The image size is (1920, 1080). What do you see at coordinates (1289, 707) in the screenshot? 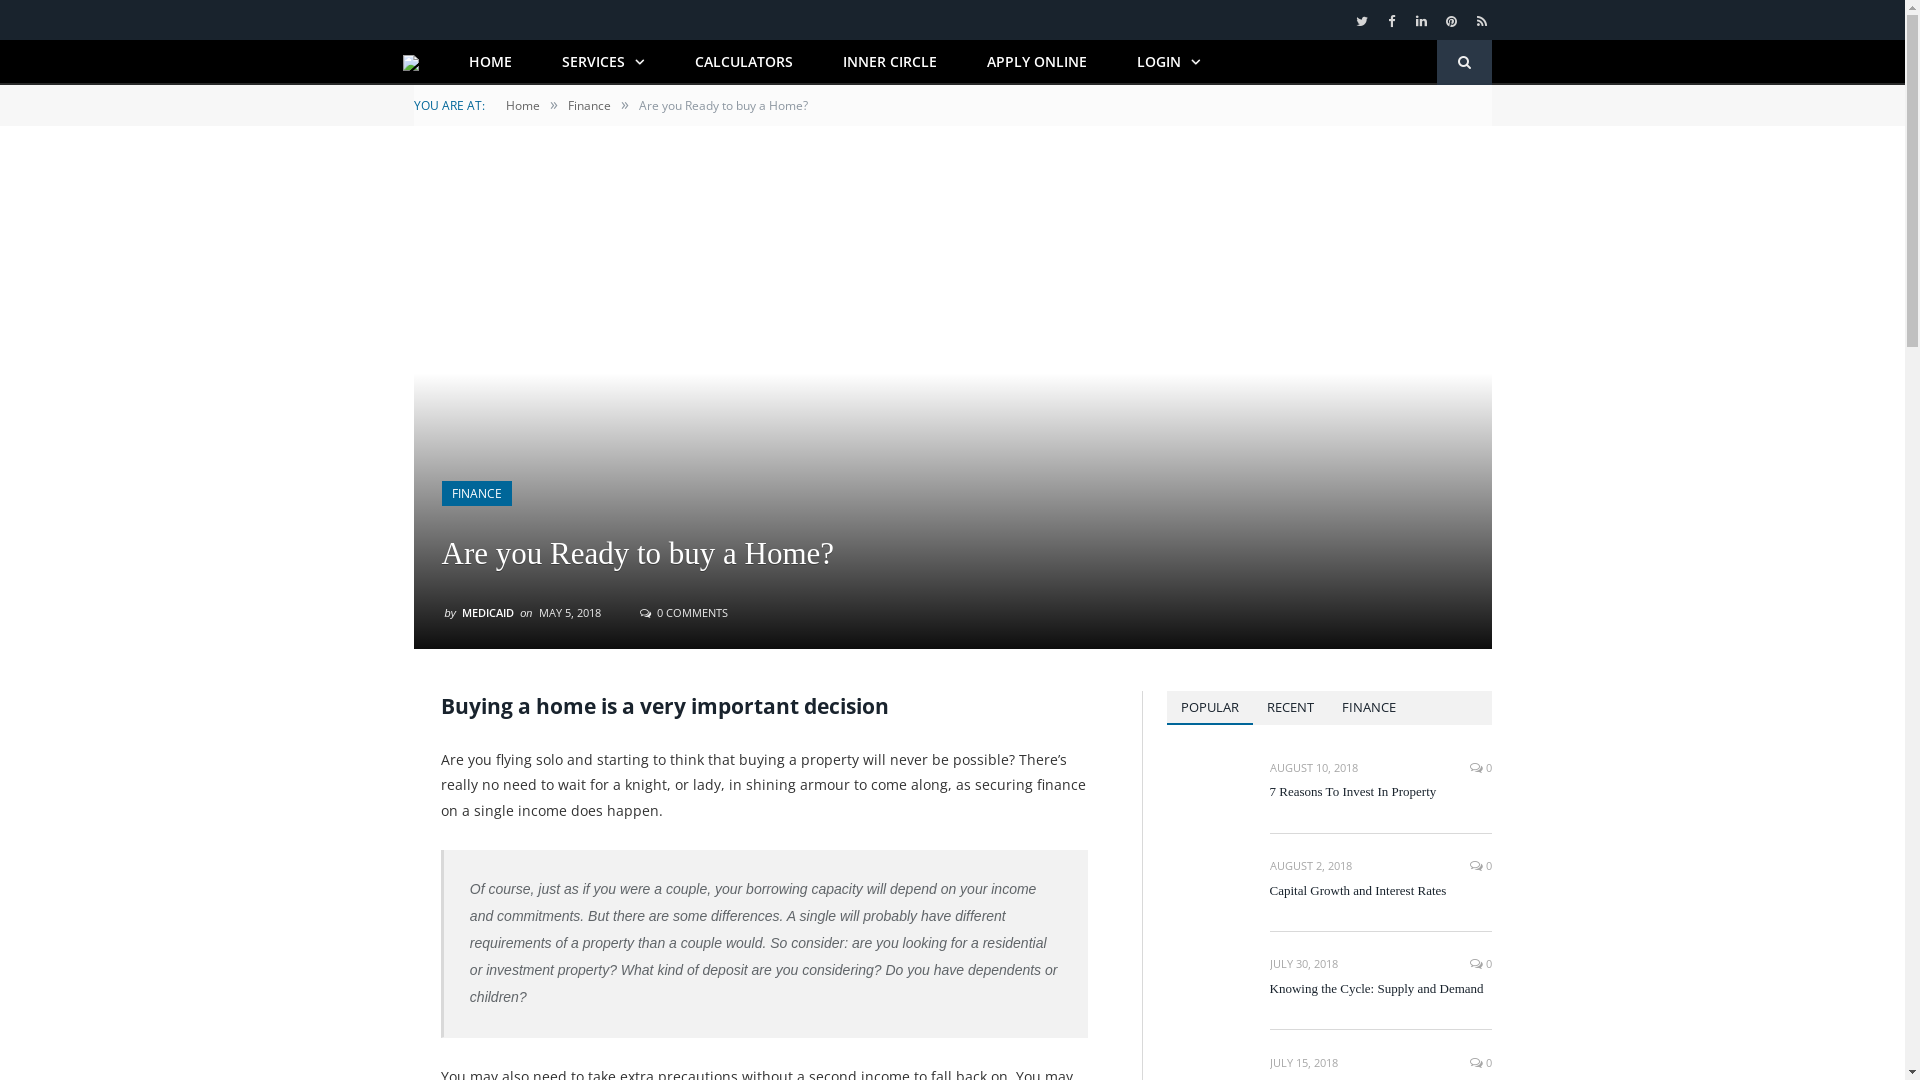
I see `'RECENT'` at bounding box center [1289, 707].